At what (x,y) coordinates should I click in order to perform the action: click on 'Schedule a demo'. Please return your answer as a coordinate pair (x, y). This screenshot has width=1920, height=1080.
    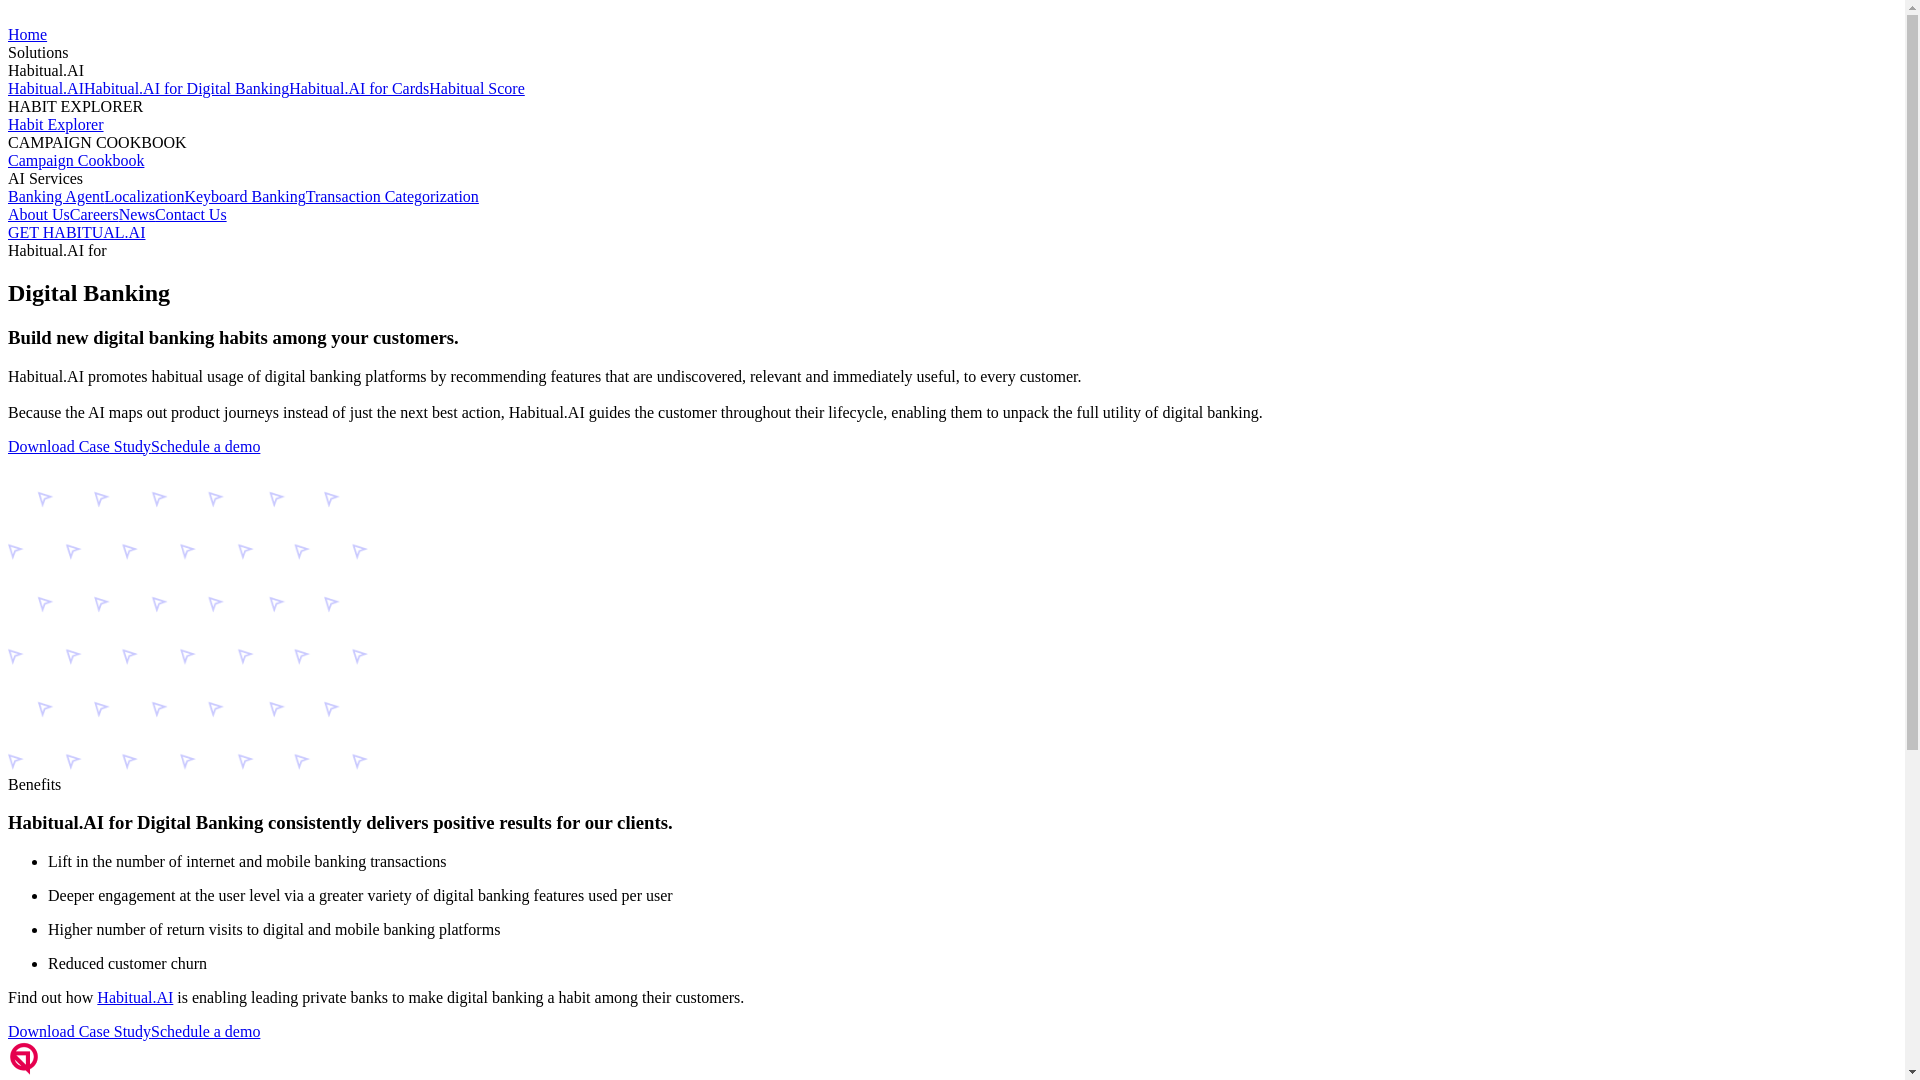
    Looking at the image, I should click on (149, 1031).